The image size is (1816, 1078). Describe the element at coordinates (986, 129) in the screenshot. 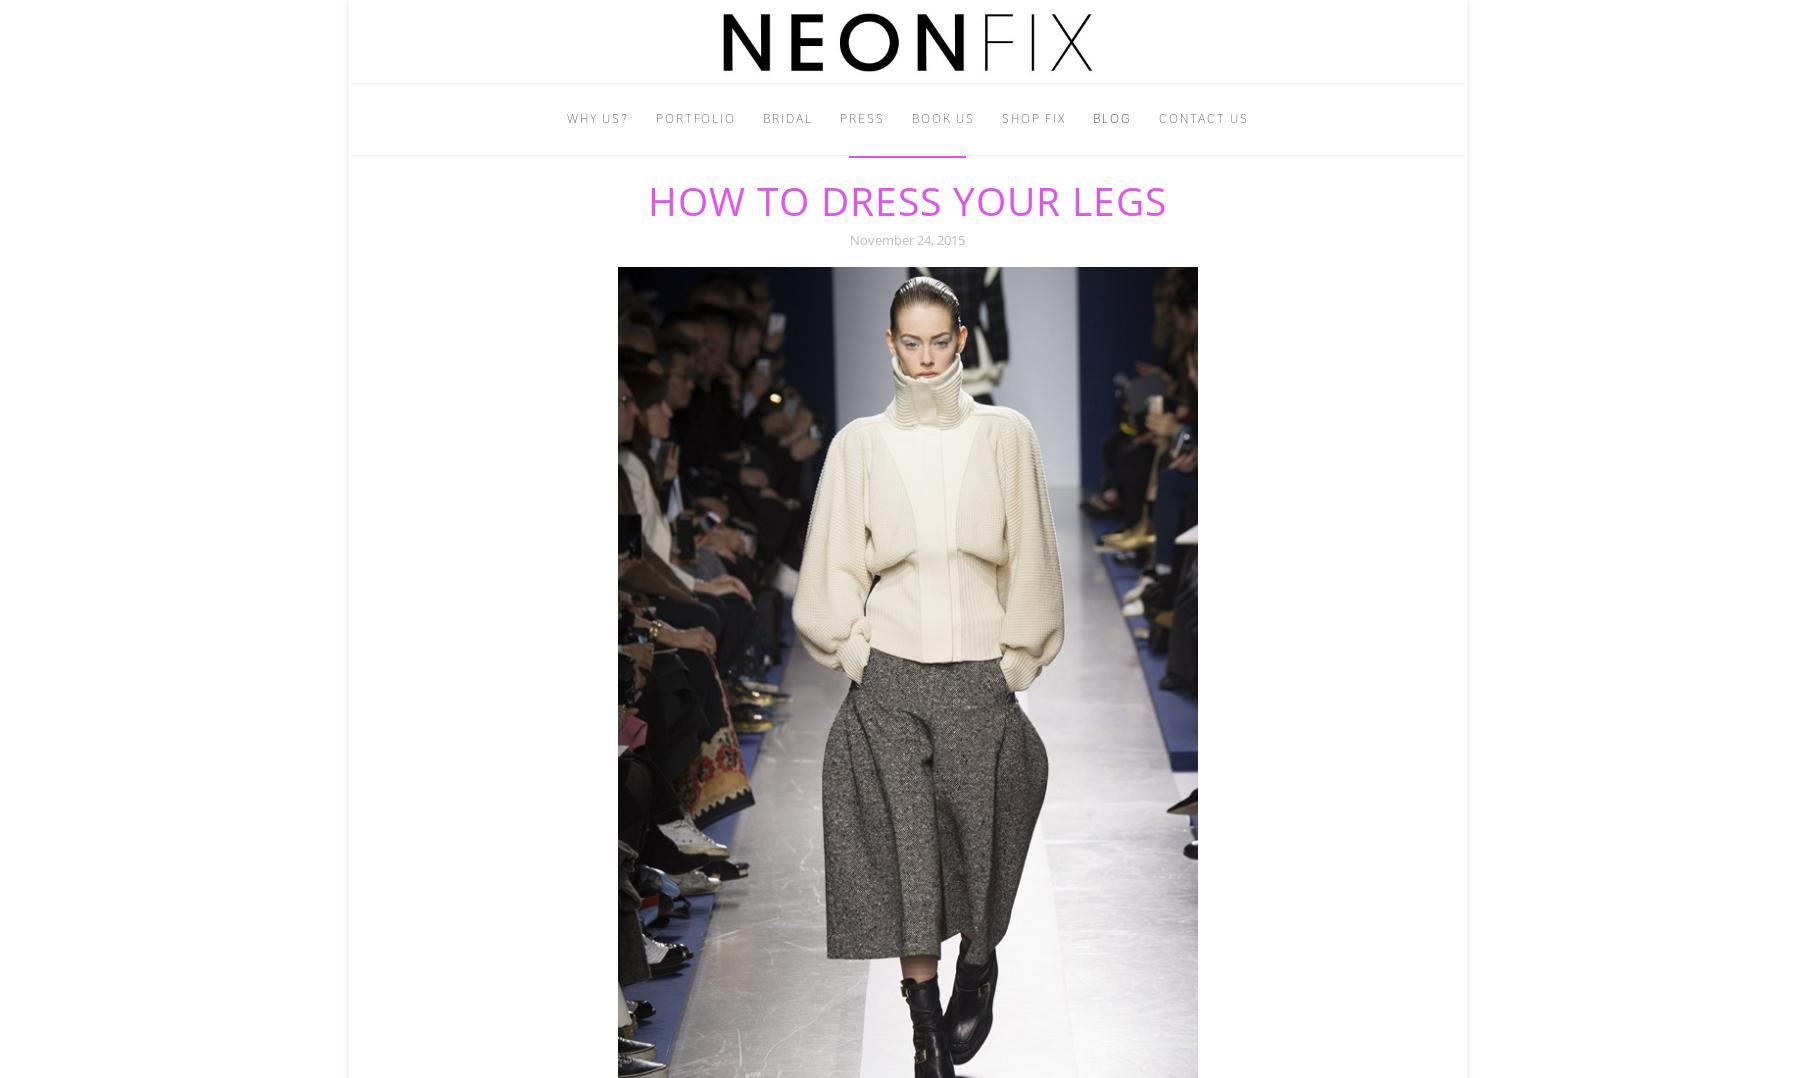

I see `'New York, NY, 10001'` at that location.